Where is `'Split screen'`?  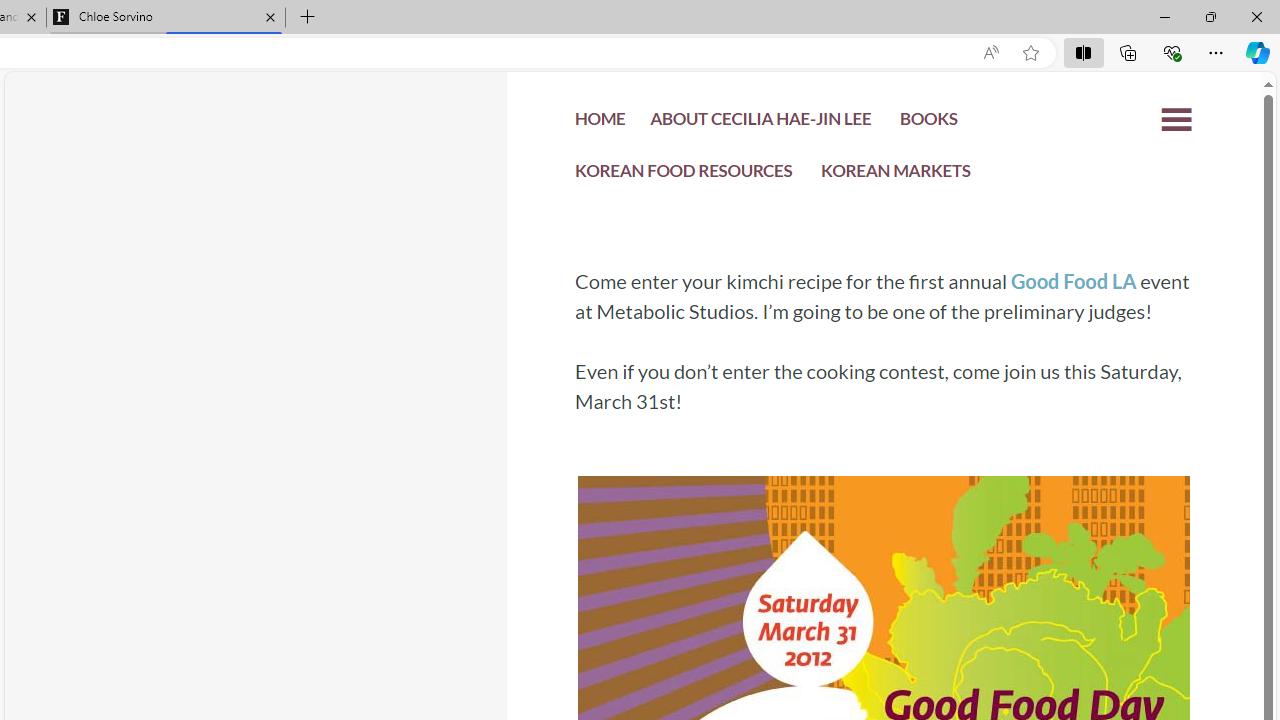 'Split screen' is located at coordinates (1082, 51).